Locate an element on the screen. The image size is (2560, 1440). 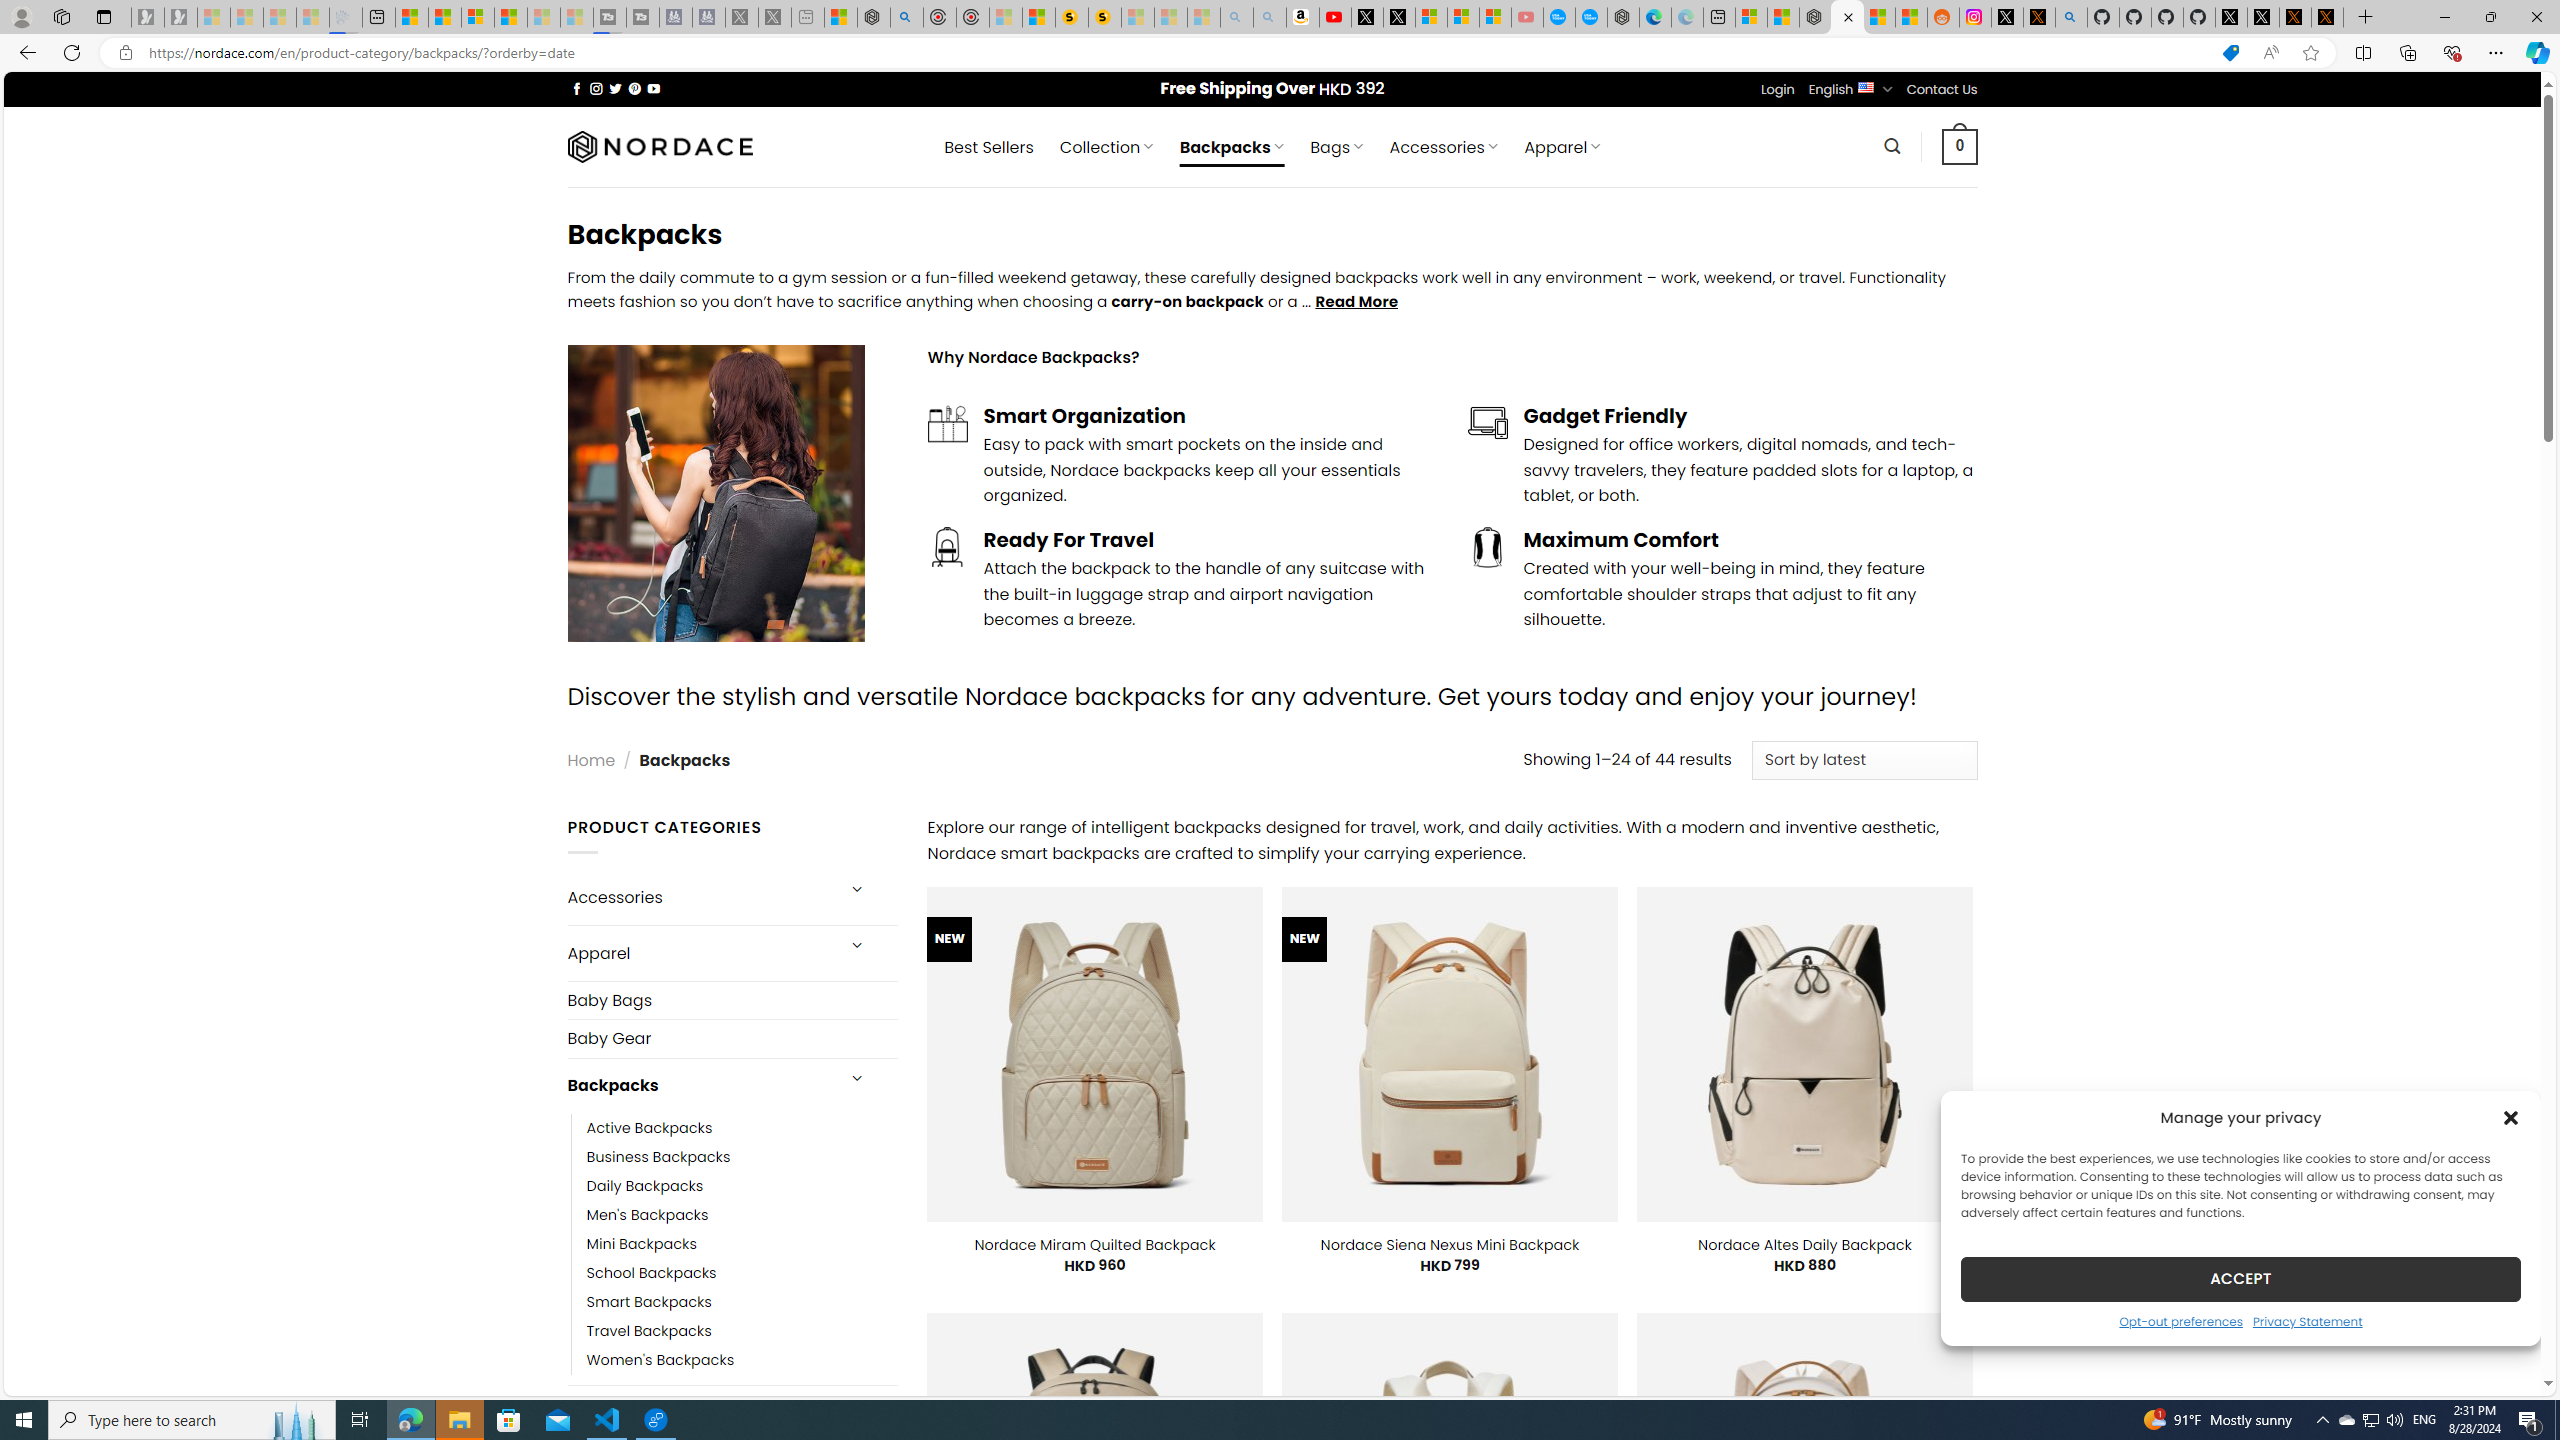
'Nordace - Best Sellers' is located at coordinates (1815, 16).